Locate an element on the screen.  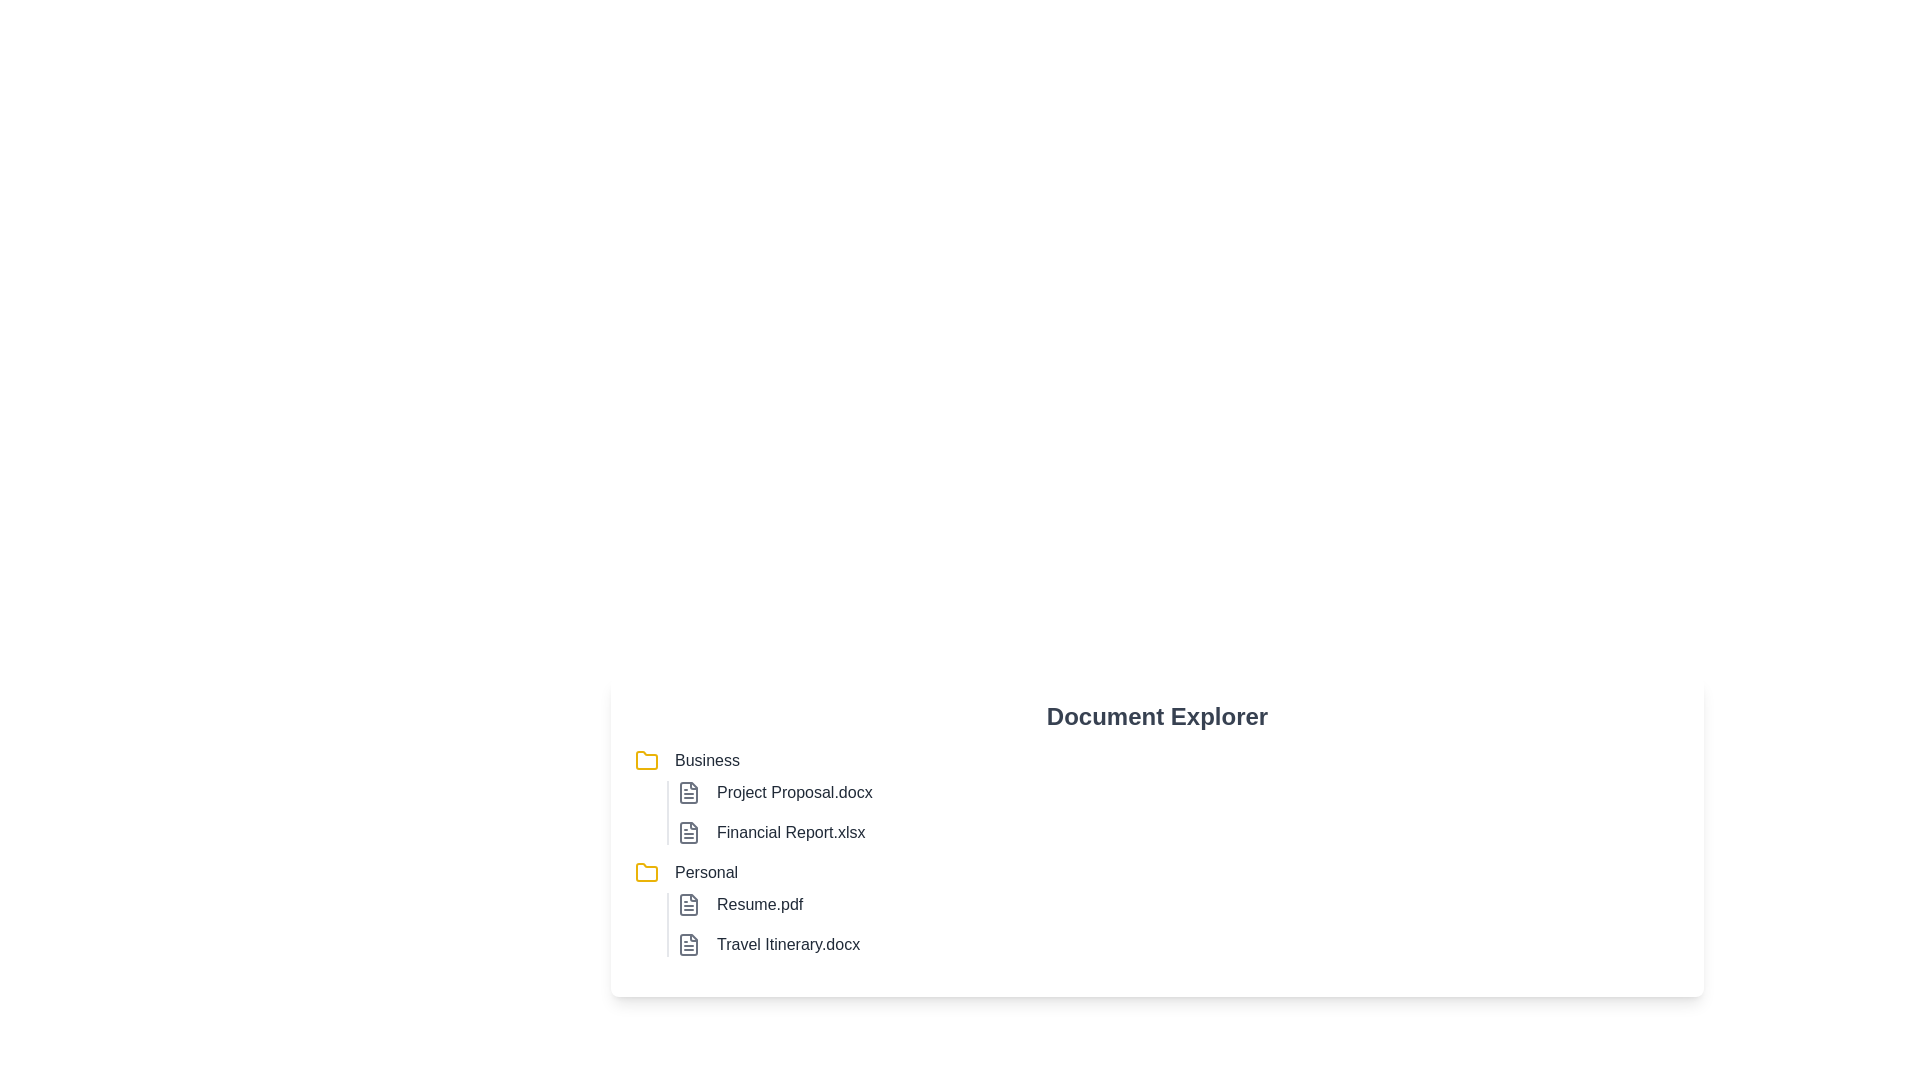
the small gray document icon located to the left of the text 'Project Proposal.docx' is located at coordinates (689, 792).